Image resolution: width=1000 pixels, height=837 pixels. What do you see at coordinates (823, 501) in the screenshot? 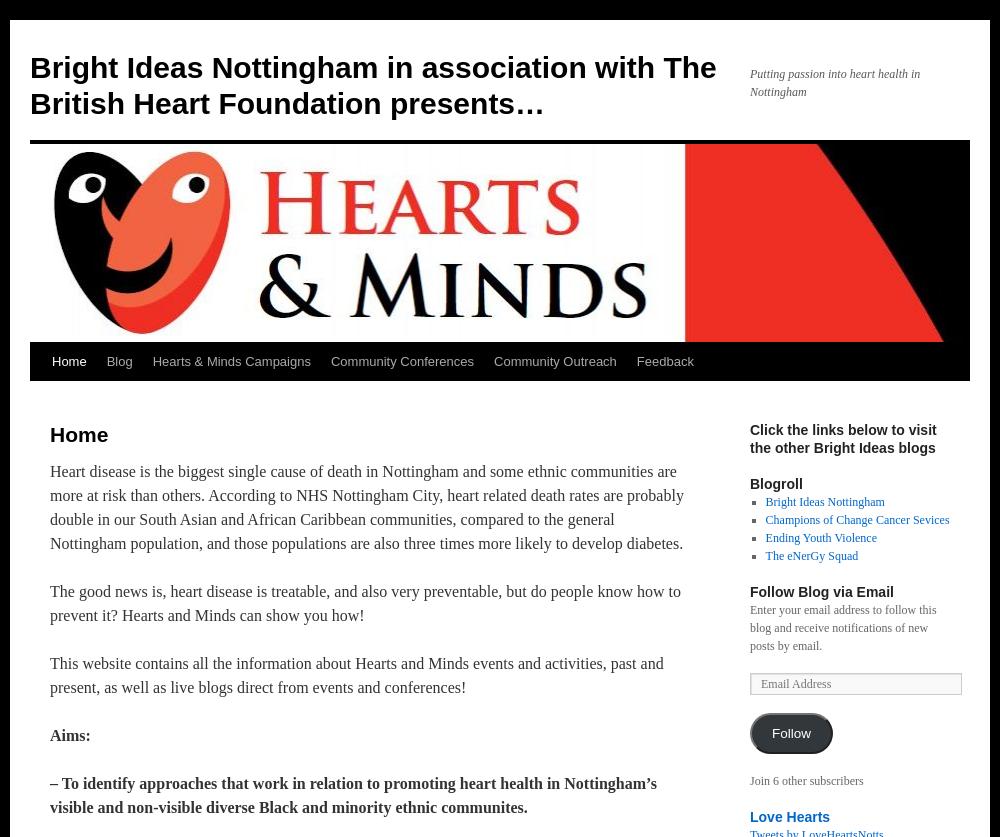
I see `'Bright Ideas Nottingham'` at bounding box center [823, 501].